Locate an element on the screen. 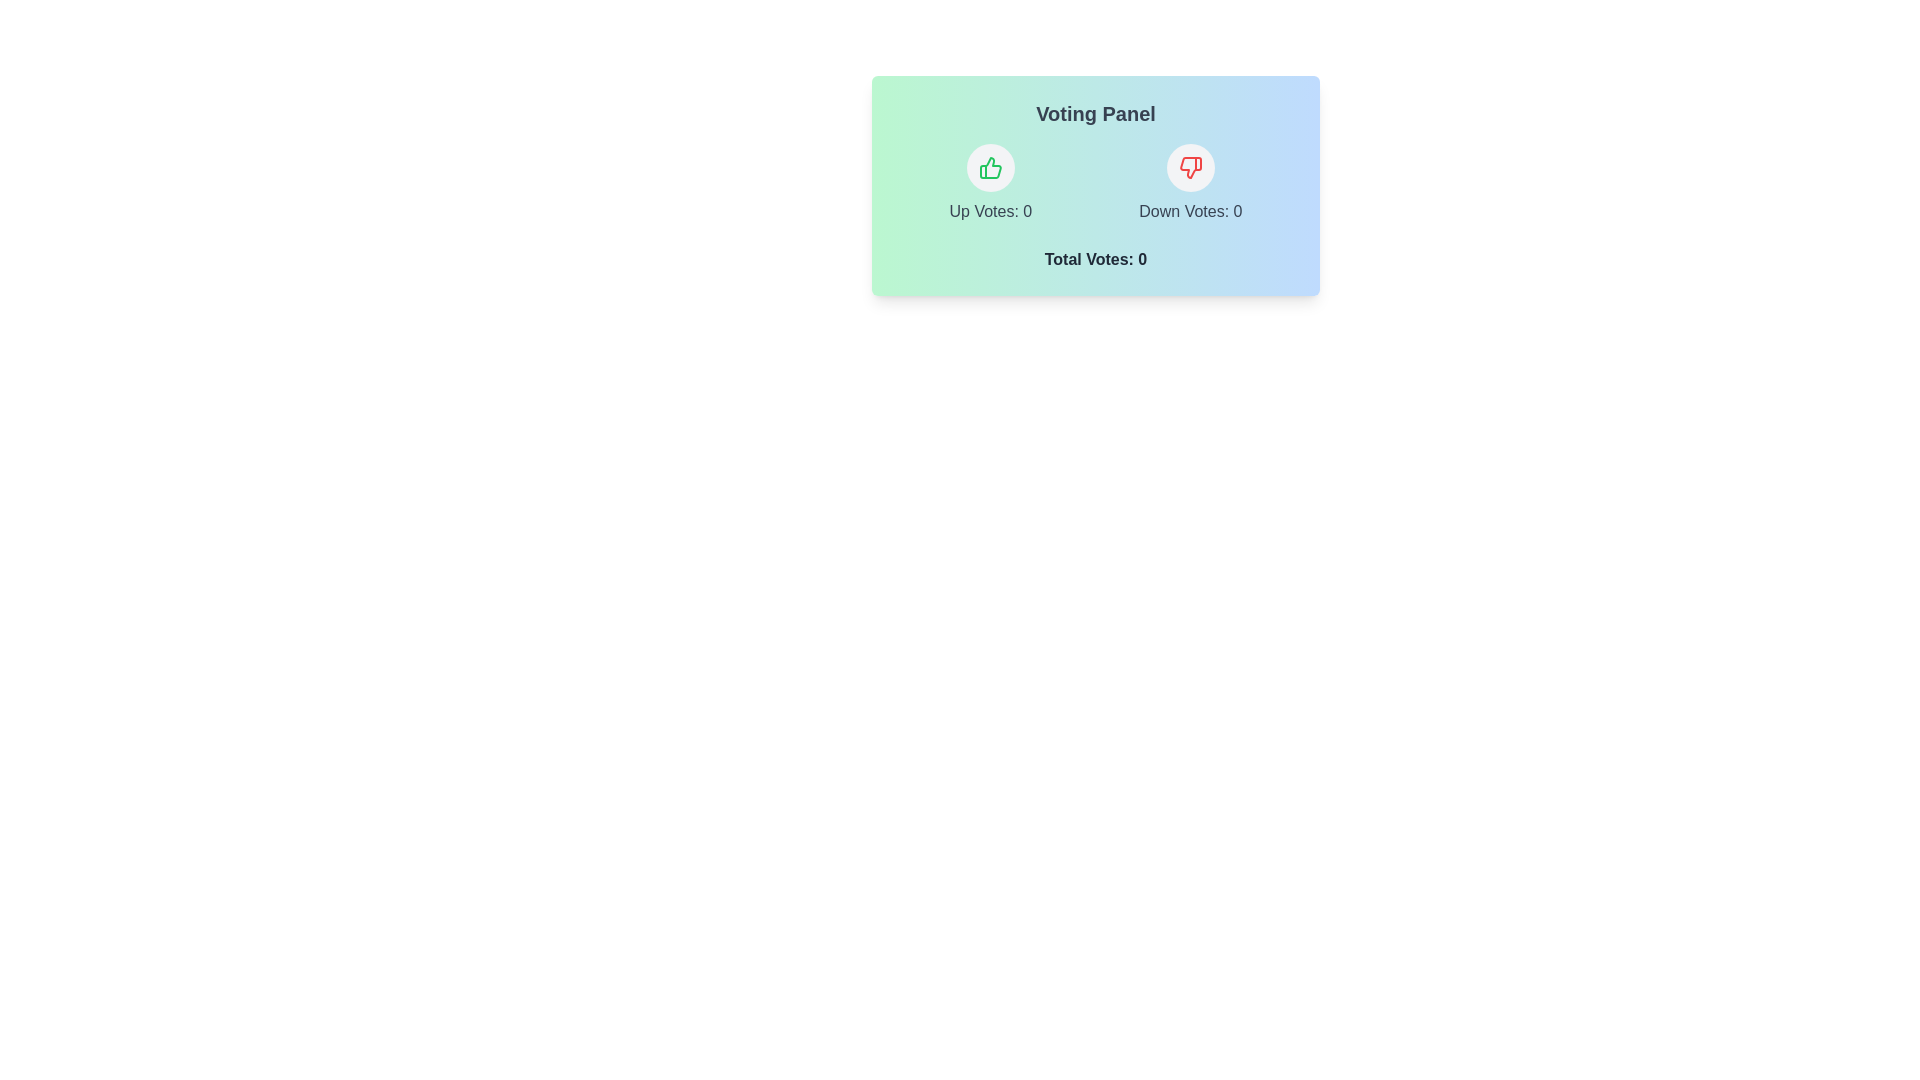 This screenshot has height=1080, width=1920. the static text label reading 'Down Votes: 0' which is styled in gray and positioned in the bottom section of the voting panel, aligned below the thumbs-down icon is located at coordinates (1190, 212).